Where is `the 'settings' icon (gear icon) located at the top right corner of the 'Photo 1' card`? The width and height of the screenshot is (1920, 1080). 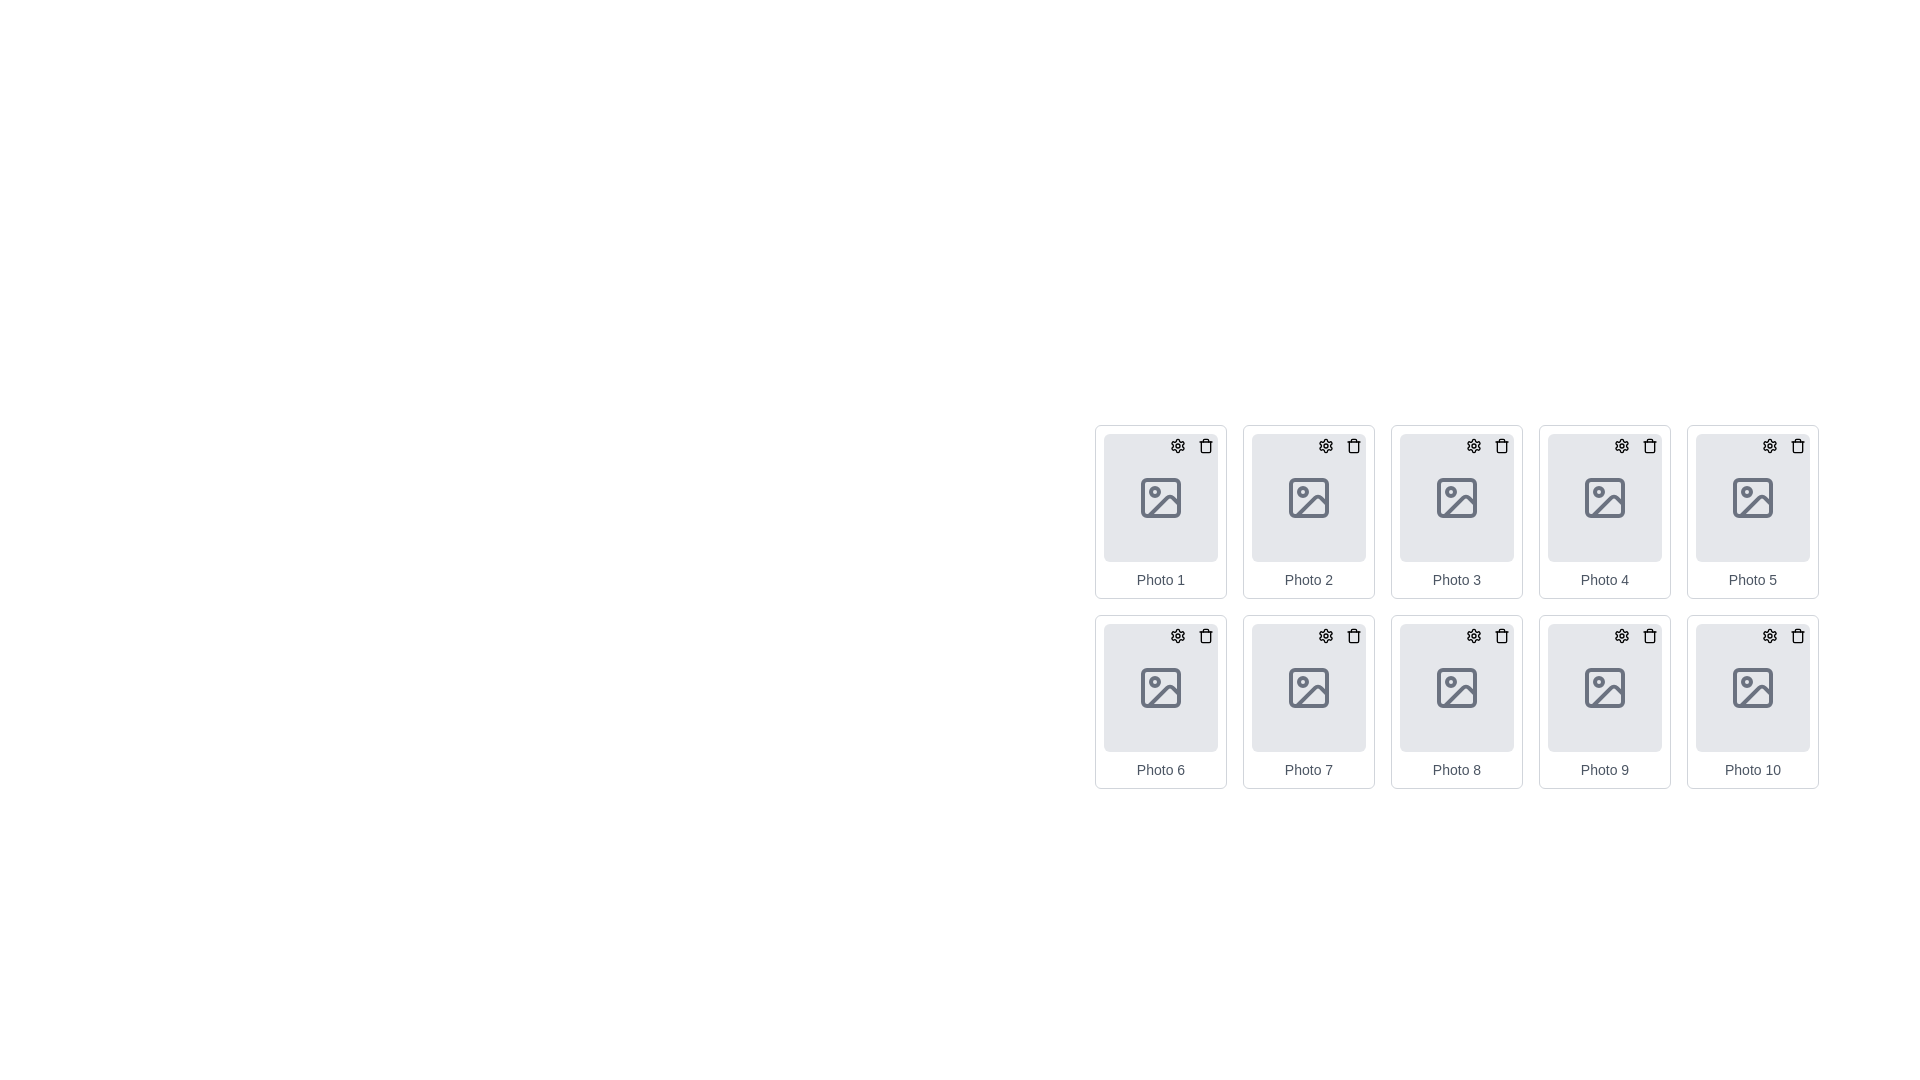
the 'settings' icon (gear icon) located at the top right corner of the 'Photo 1' card is located at coordinates (1191, 445).